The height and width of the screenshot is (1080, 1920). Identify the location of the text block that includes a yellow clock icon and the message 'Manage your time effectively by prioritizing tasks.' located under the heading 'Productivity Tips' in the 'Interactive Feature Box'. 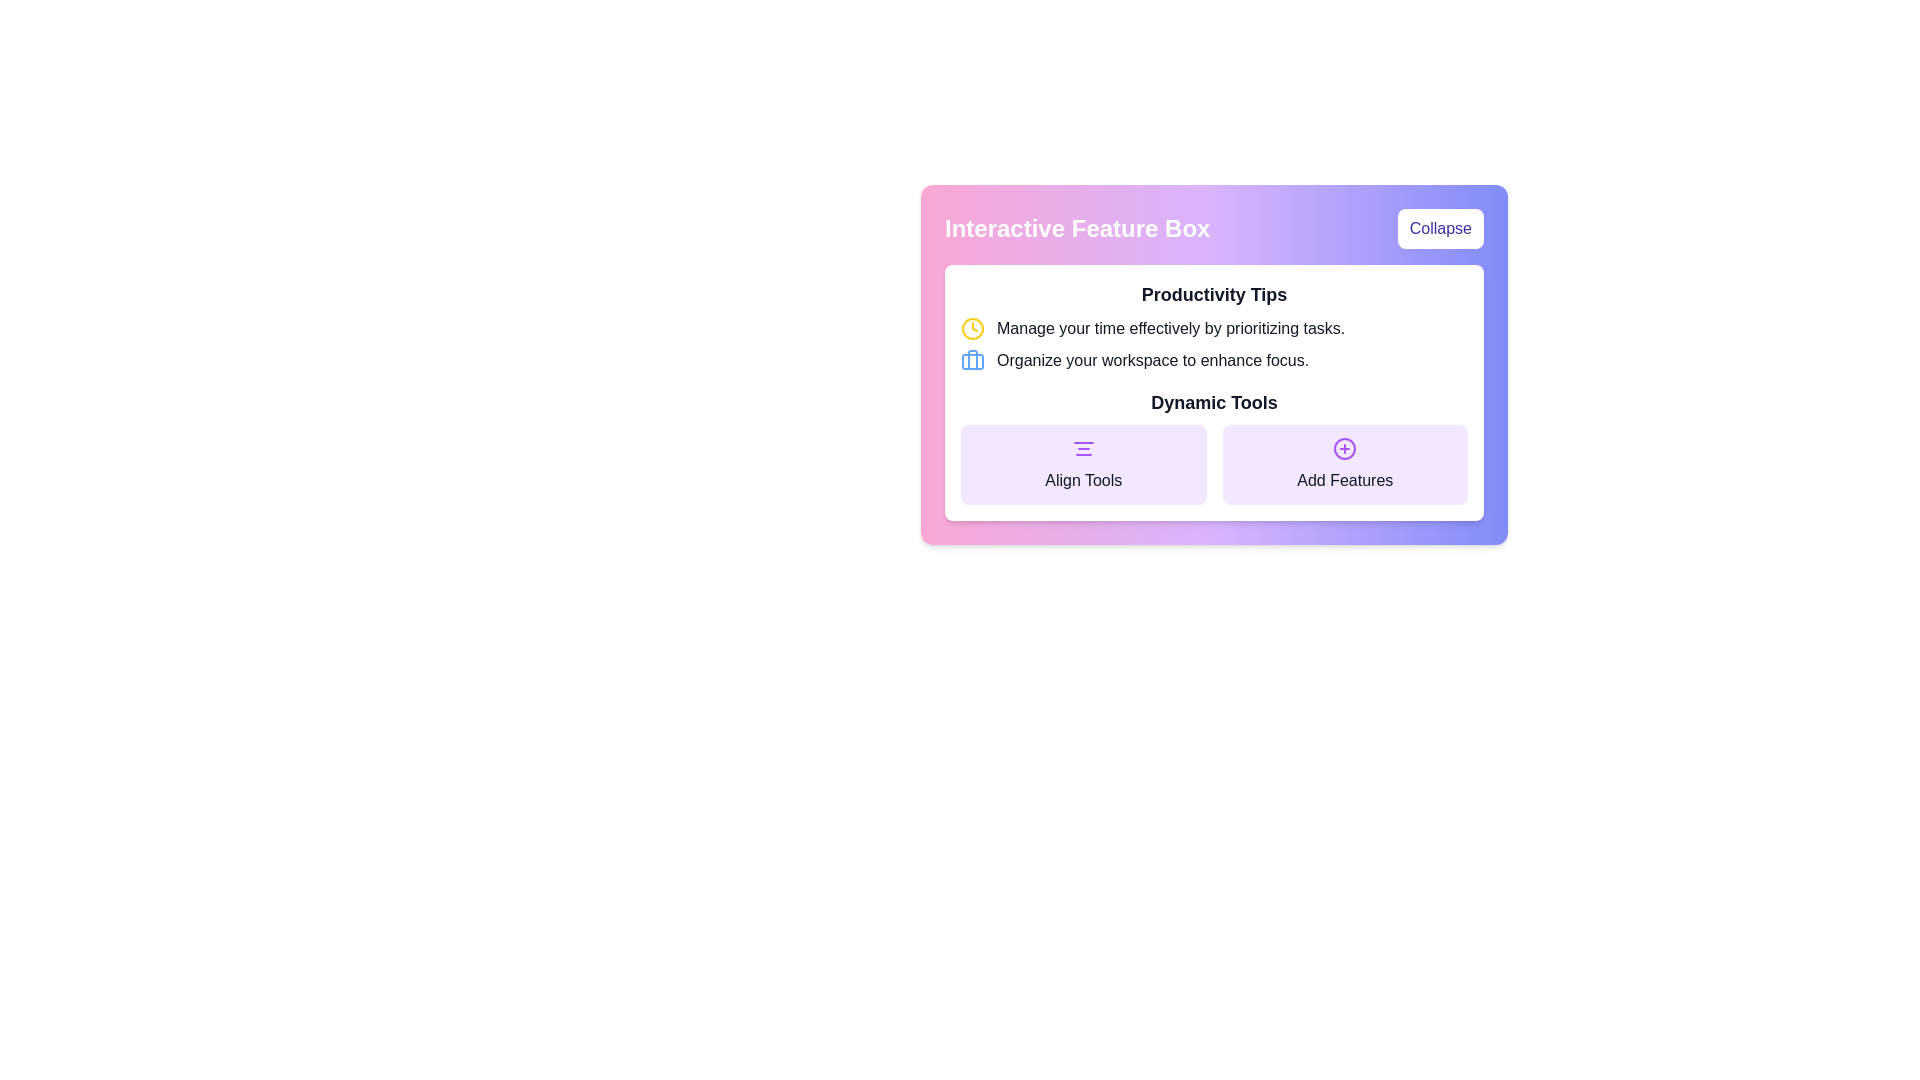
(1213, 327).